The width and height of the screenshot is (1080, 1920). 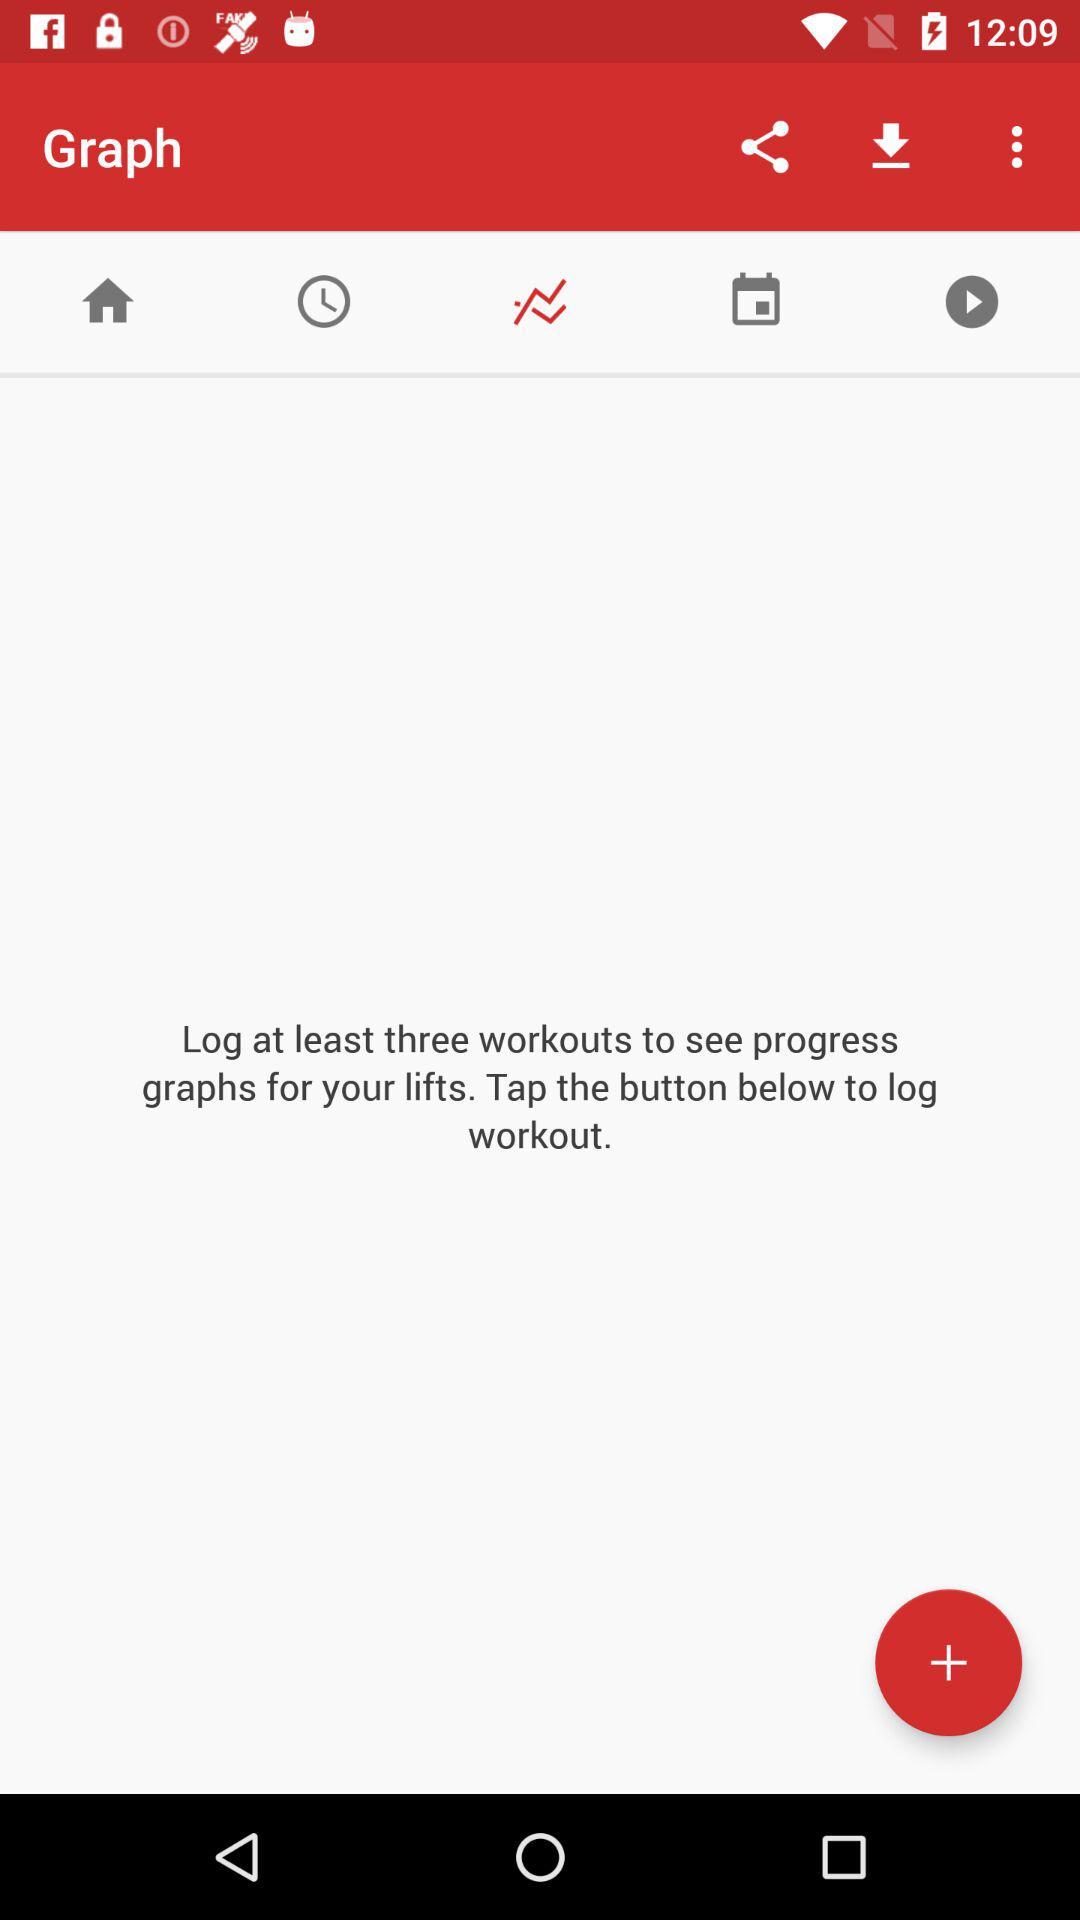 What do you see at coordinates (947, 1662) in the screenshot?
I see `workout progress` at bounding box center [947, 1662].